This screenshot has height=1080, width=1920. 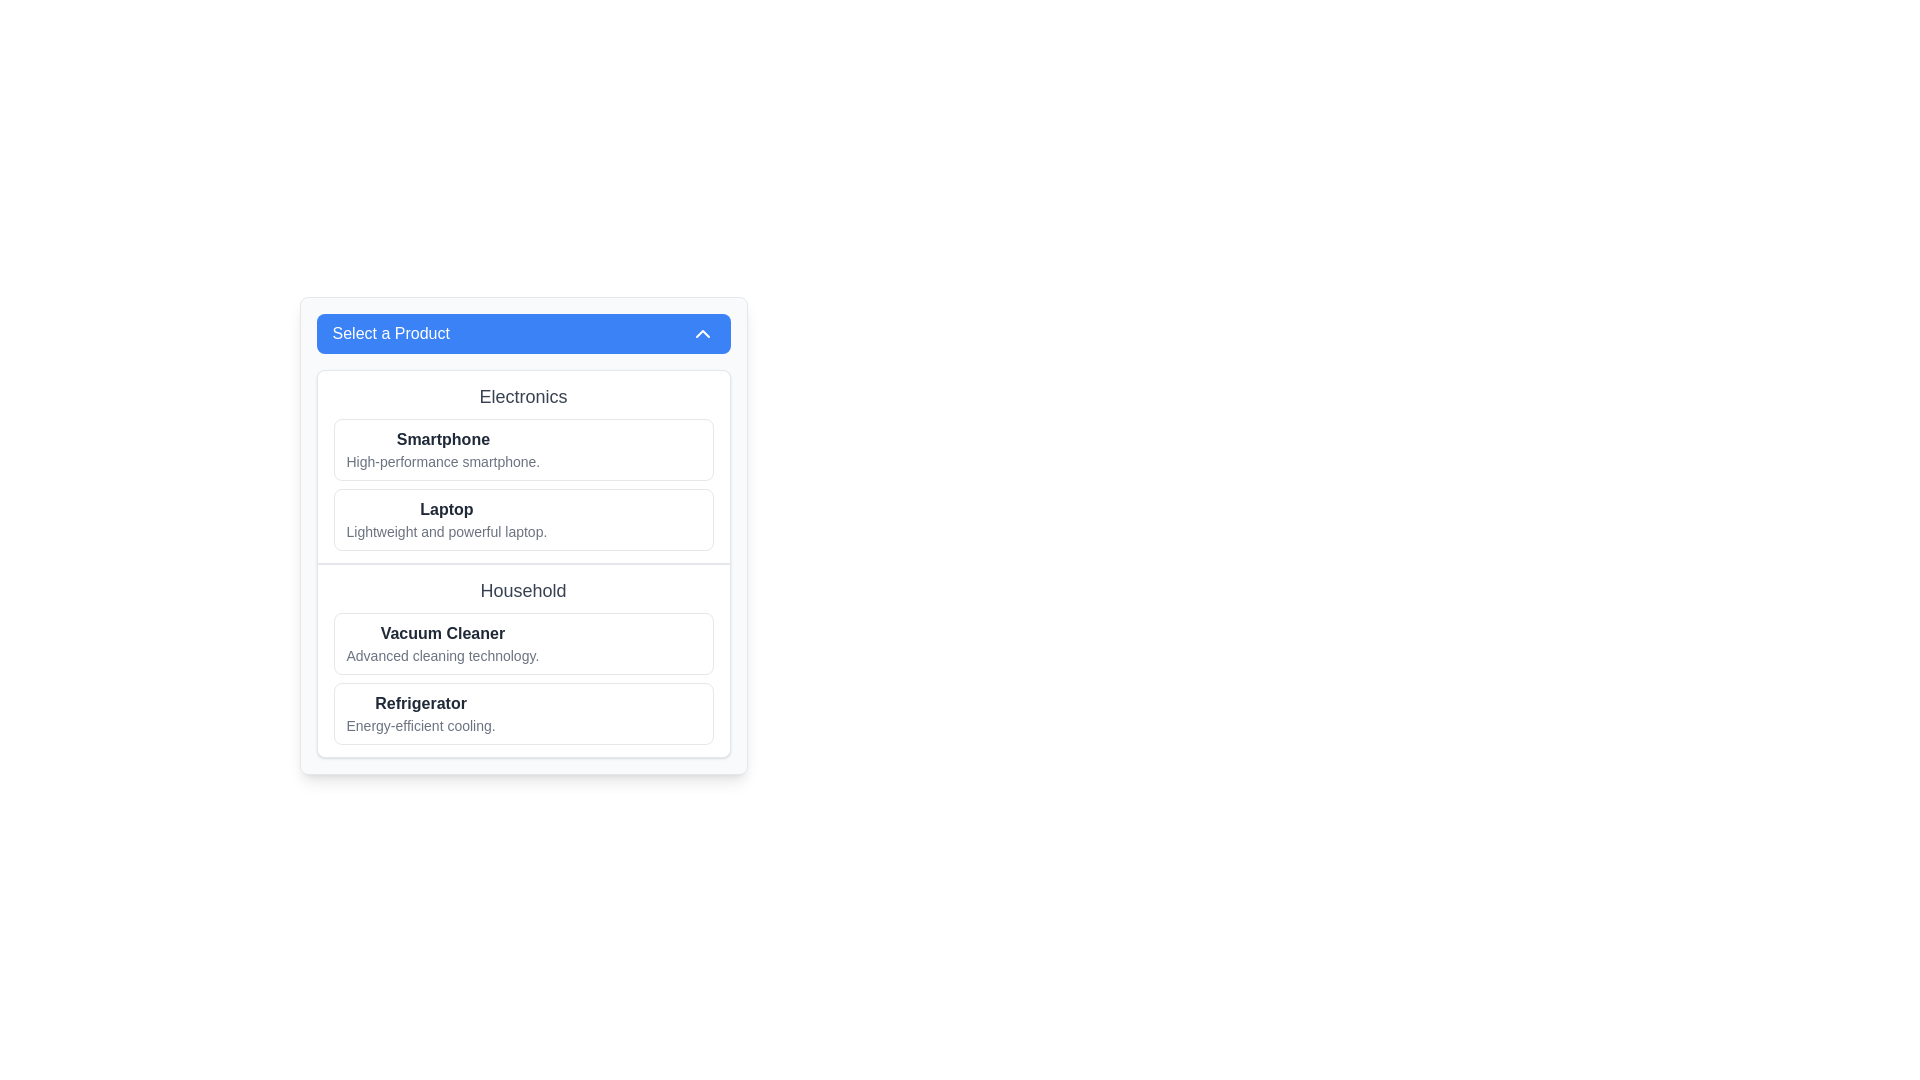 I want to click on the first List Item element labeled 'Smartphone' in the Electronics category, so click(x=523, y=450).